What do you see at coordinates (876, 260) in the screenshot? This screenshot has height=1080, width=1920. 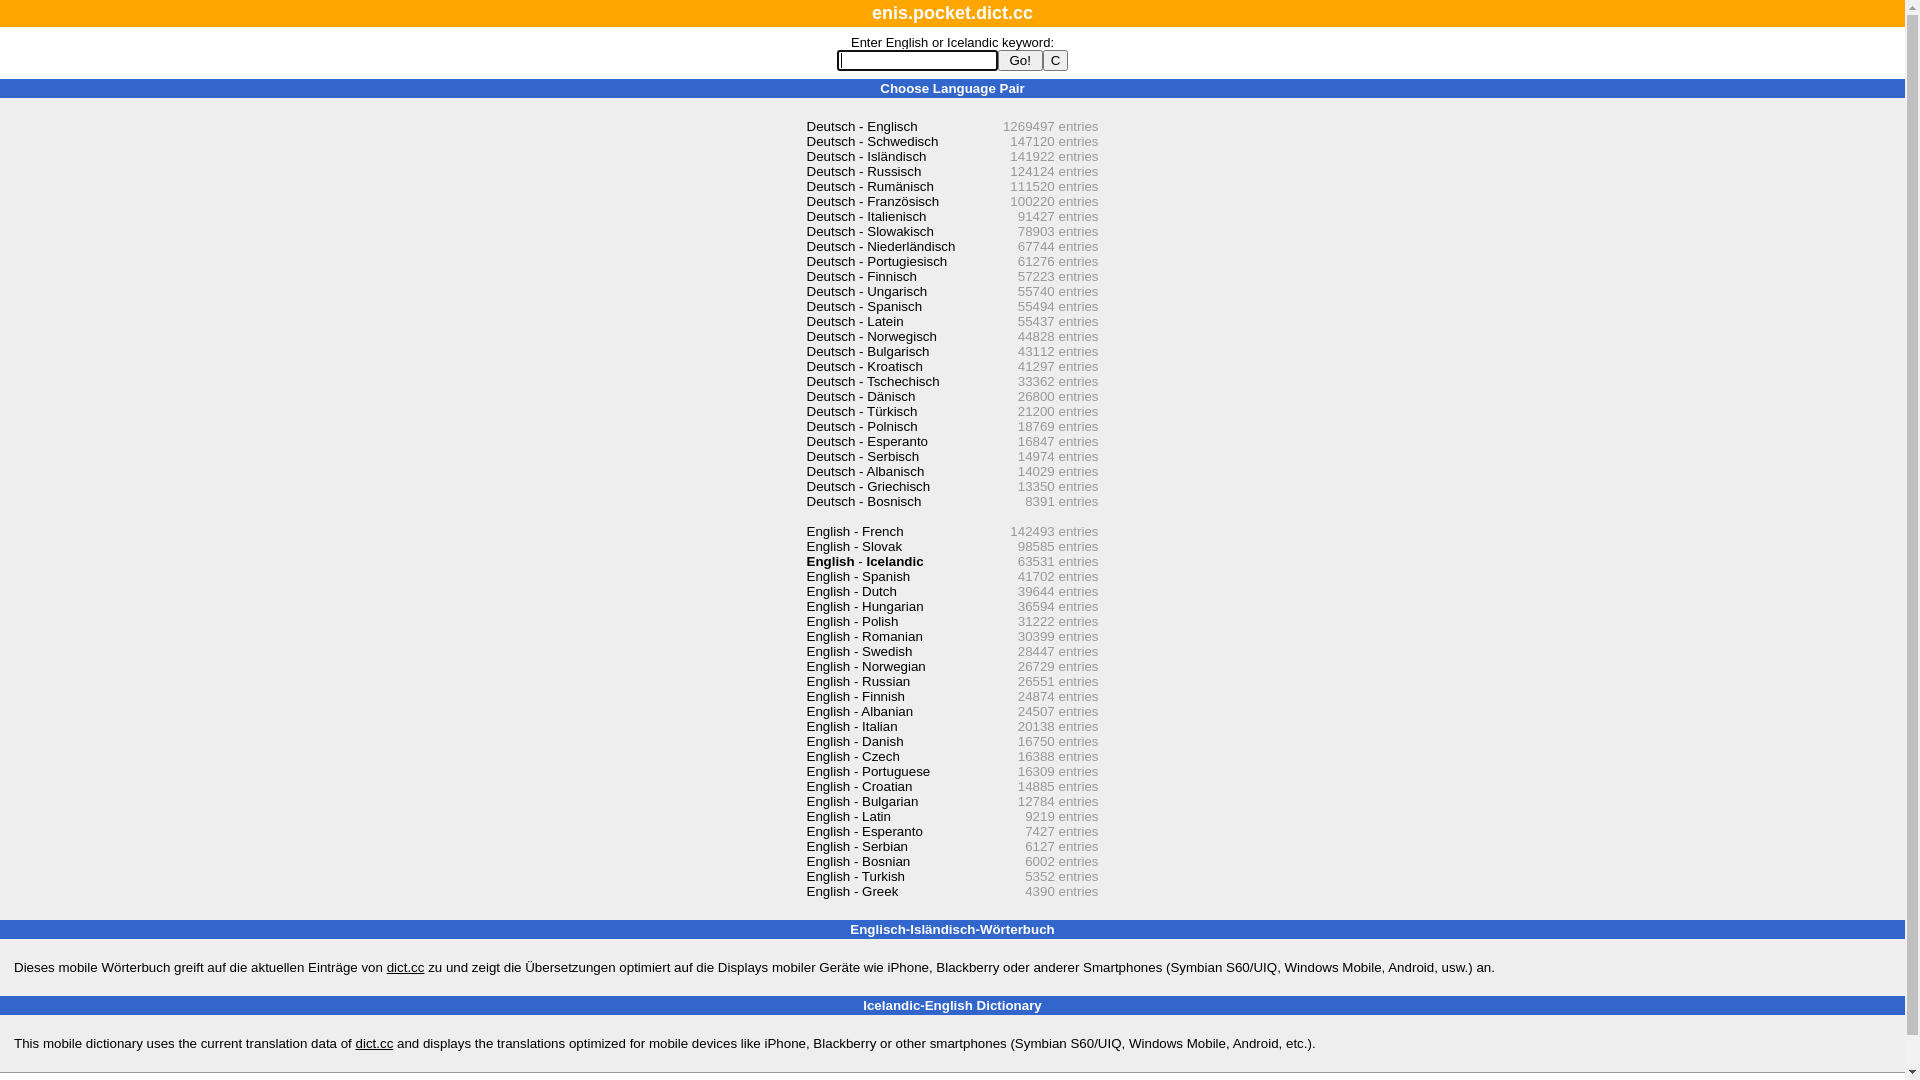 I see `'Deutsch - Portugiesisch'` at bounding box center [876, 260].